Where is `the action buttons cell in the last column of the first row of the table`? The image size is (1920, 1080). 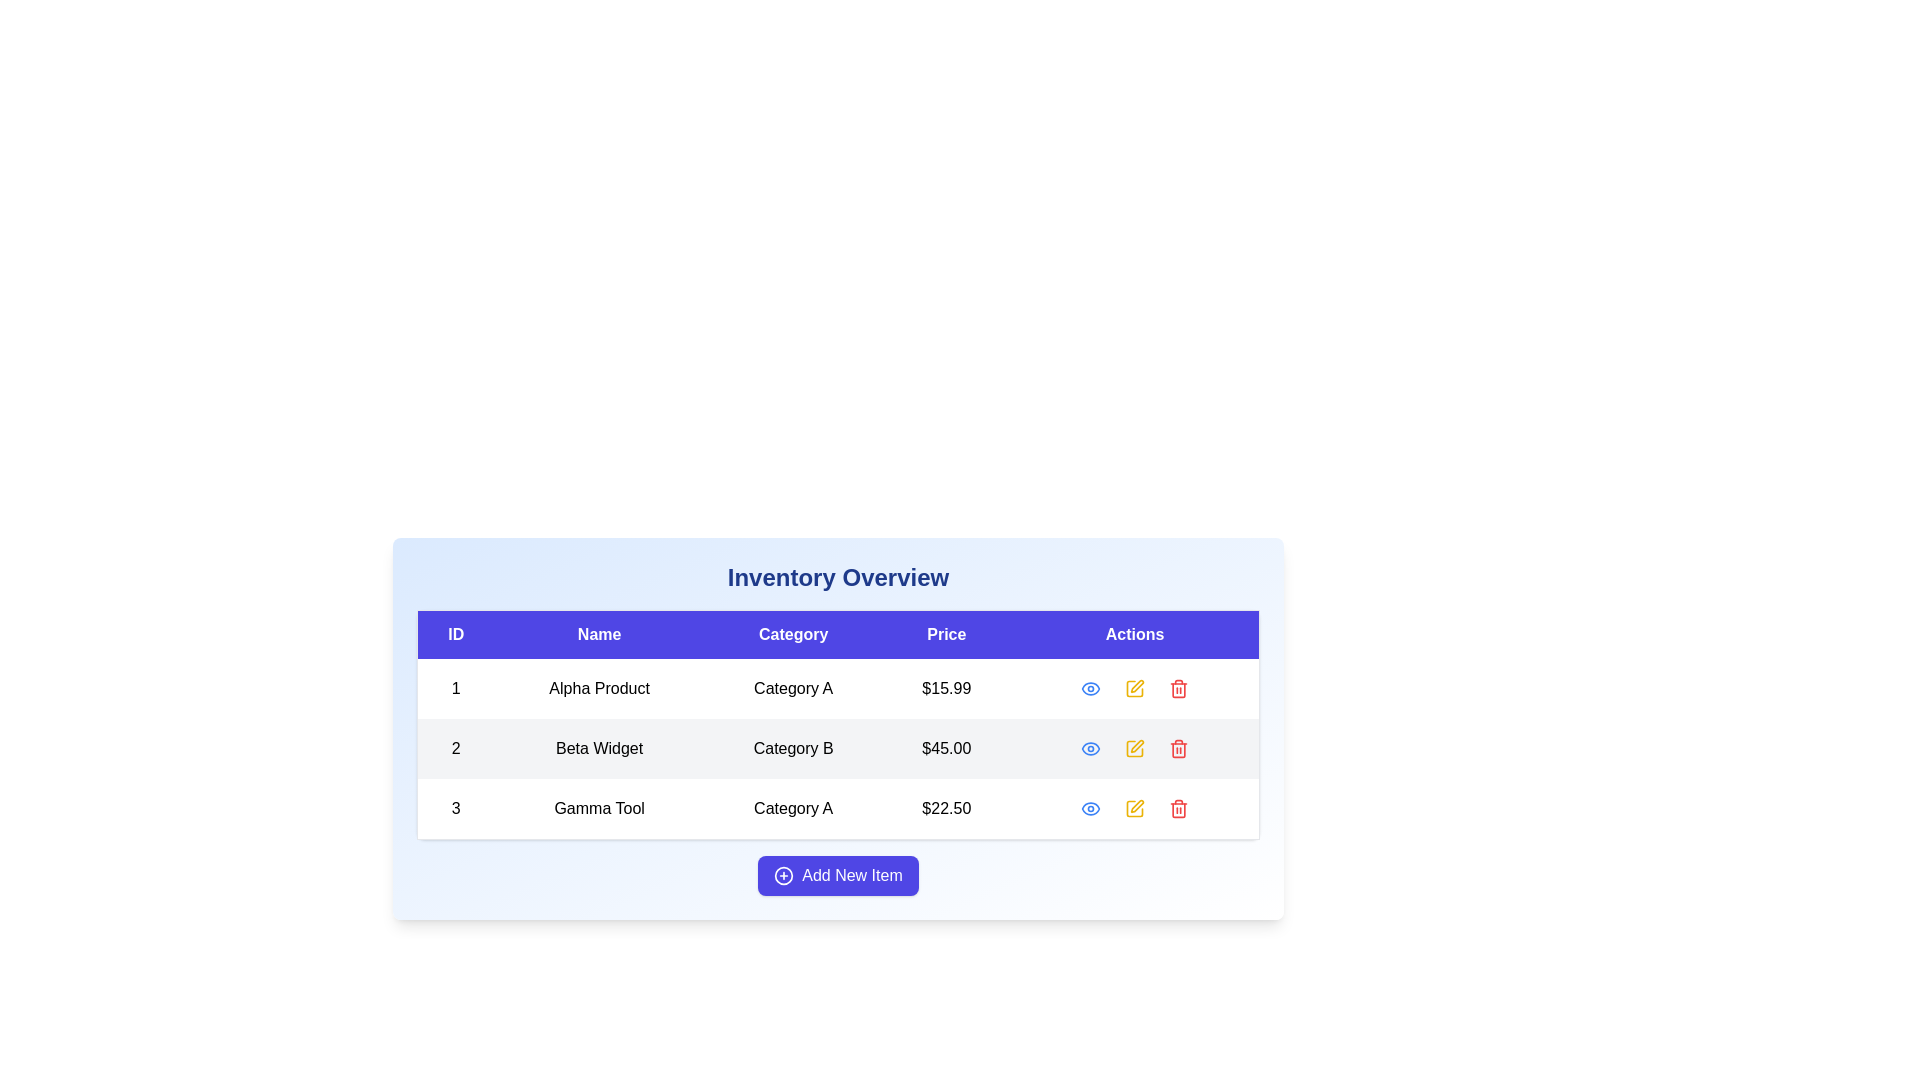 the action buttons cell in the last column of the first row of the table is located at coordinates (1135, 688).